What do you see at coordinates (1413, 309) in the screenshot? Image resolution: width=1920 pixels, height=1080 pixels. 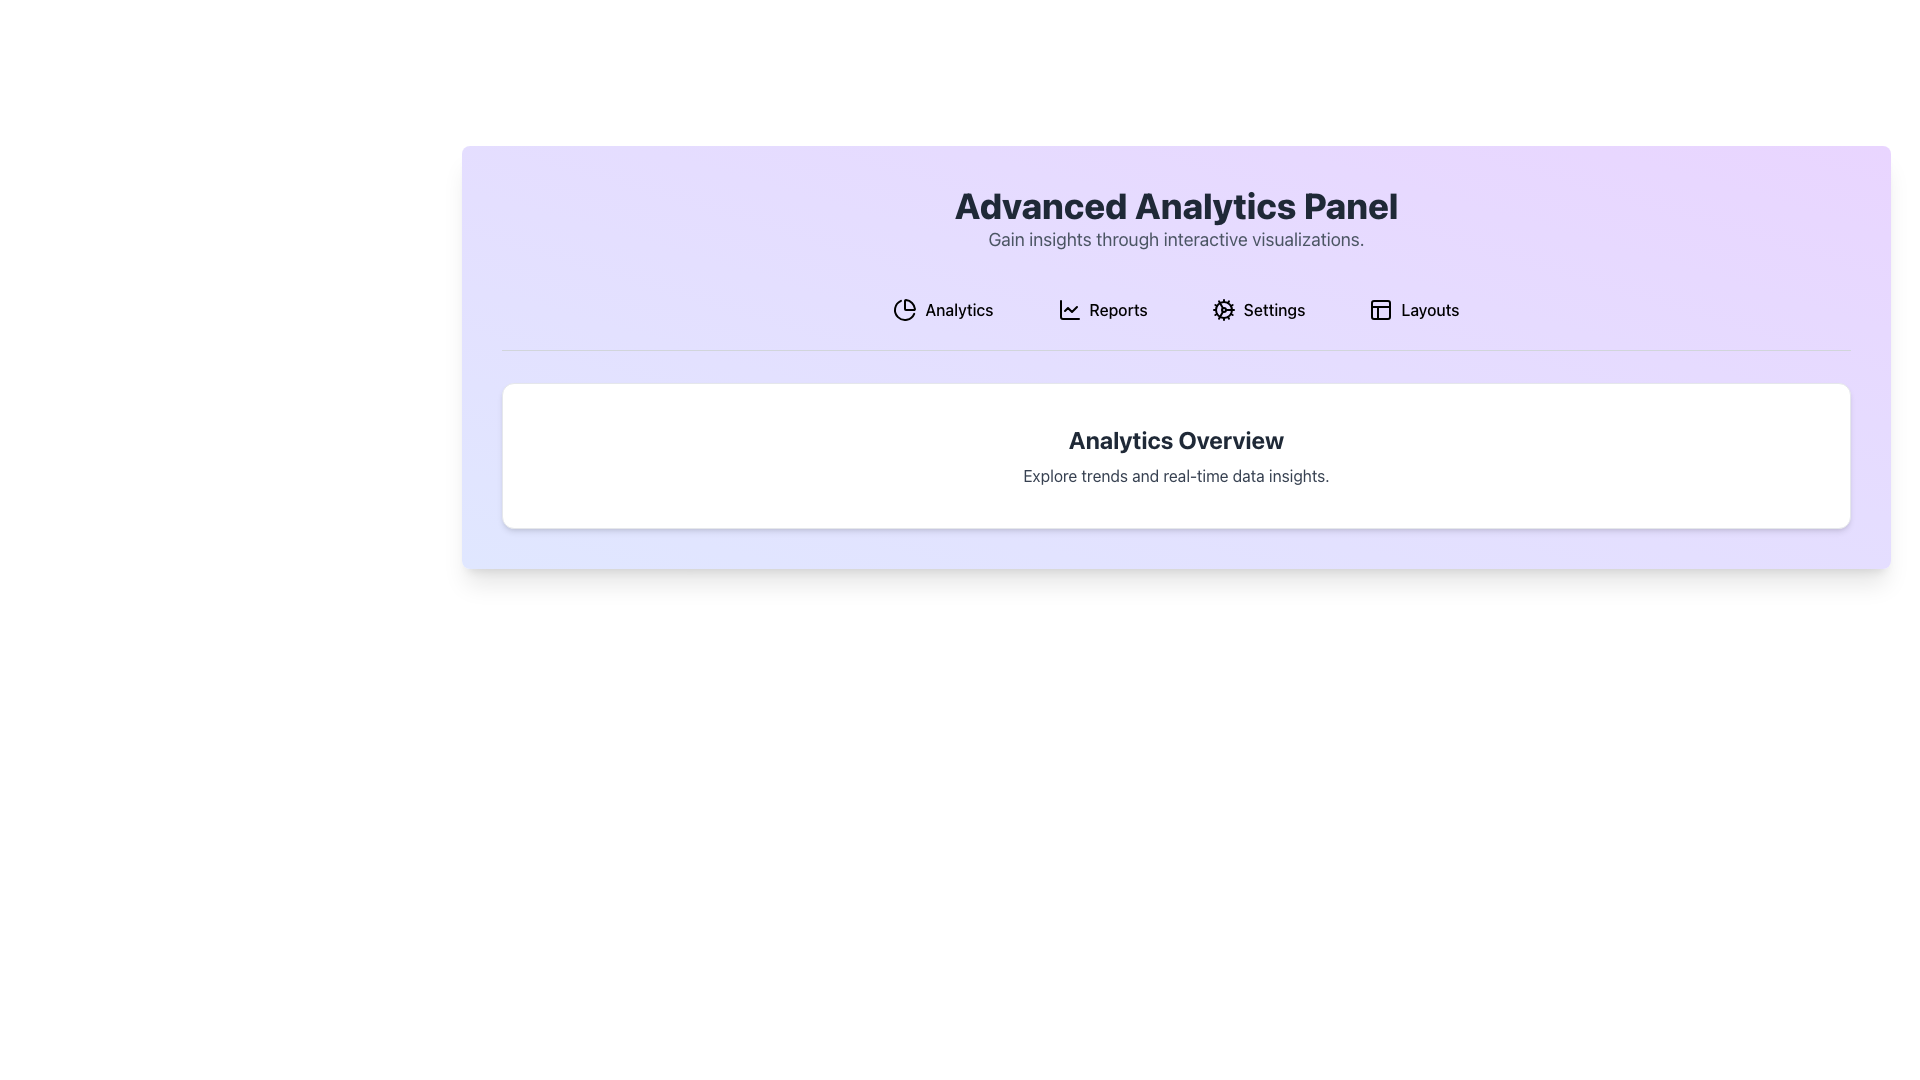 I see `the 'Layouts' tab button, which is the fourth tab in the navigation bar, to observe its hover effects` at bounding box center [1413, 309].